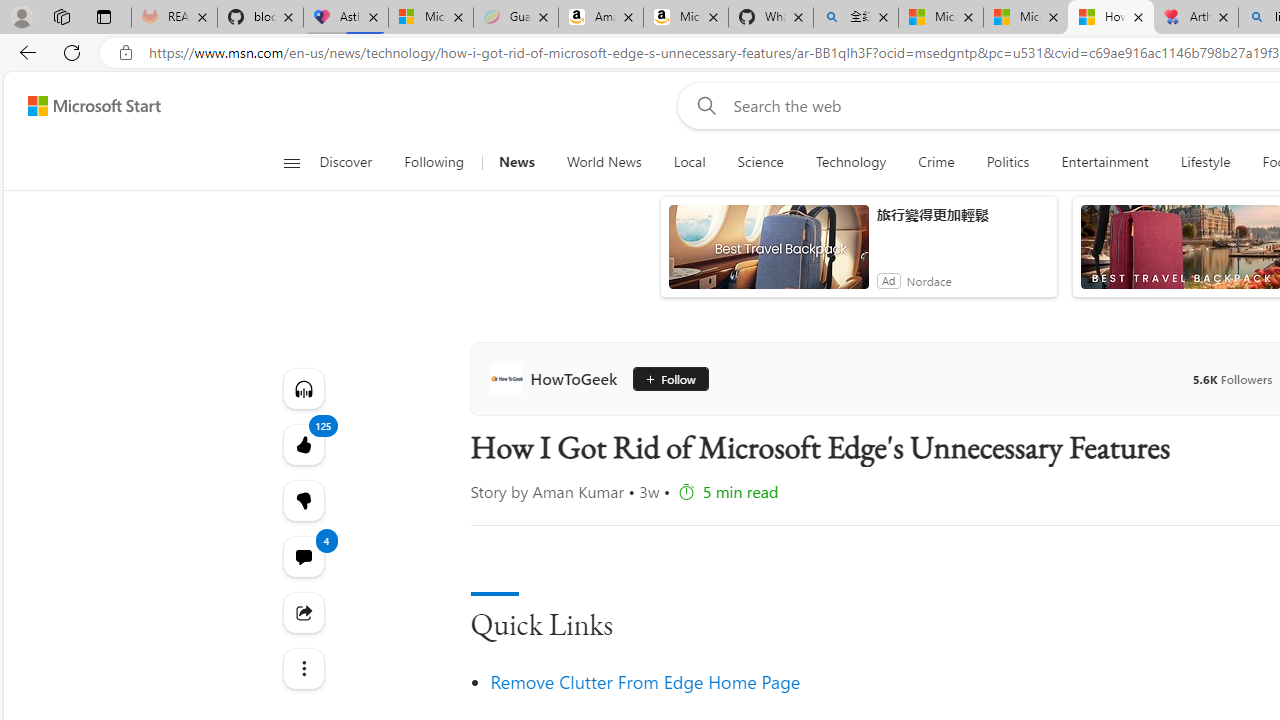 This screenshot has height=720, width=1280. Describe the element at coordinates (767, 254) in the screenshot. I see `'anim-content'` at that location.